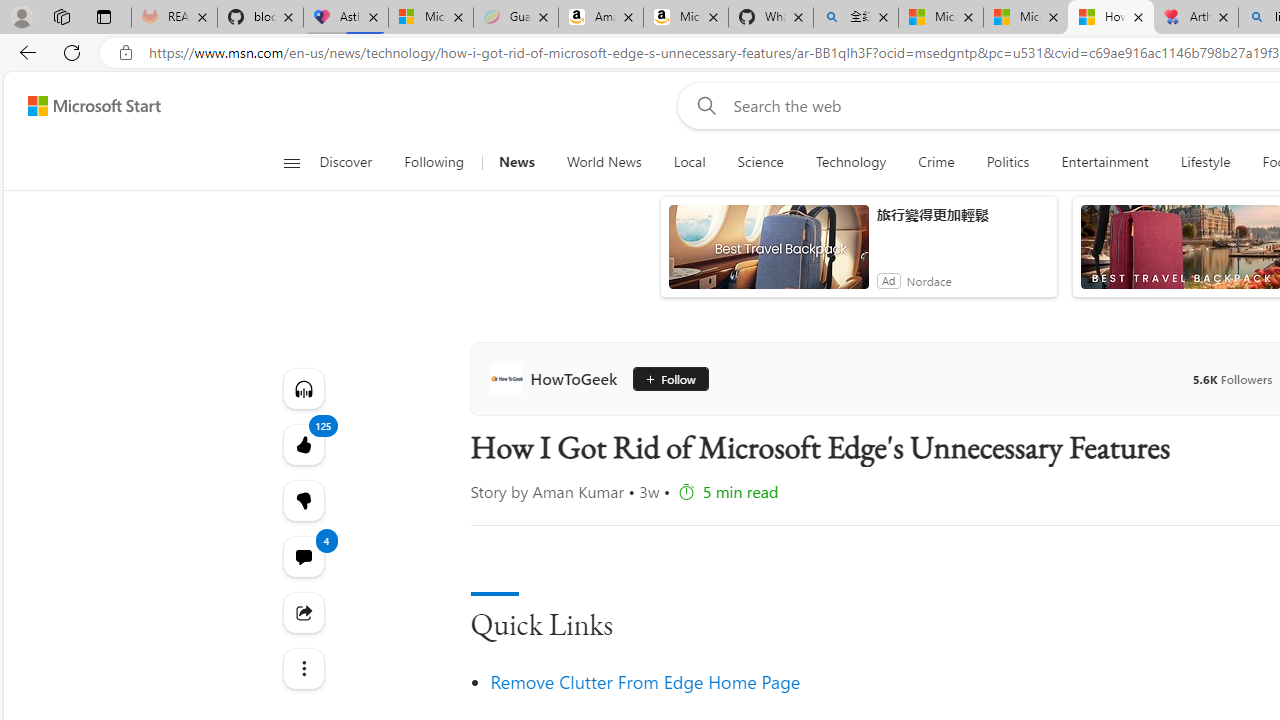 This screenshot has height=720, width=1280. Describe the element at coordinates (767, 254) in the screenshot. I see `'anim-content'` at that location.